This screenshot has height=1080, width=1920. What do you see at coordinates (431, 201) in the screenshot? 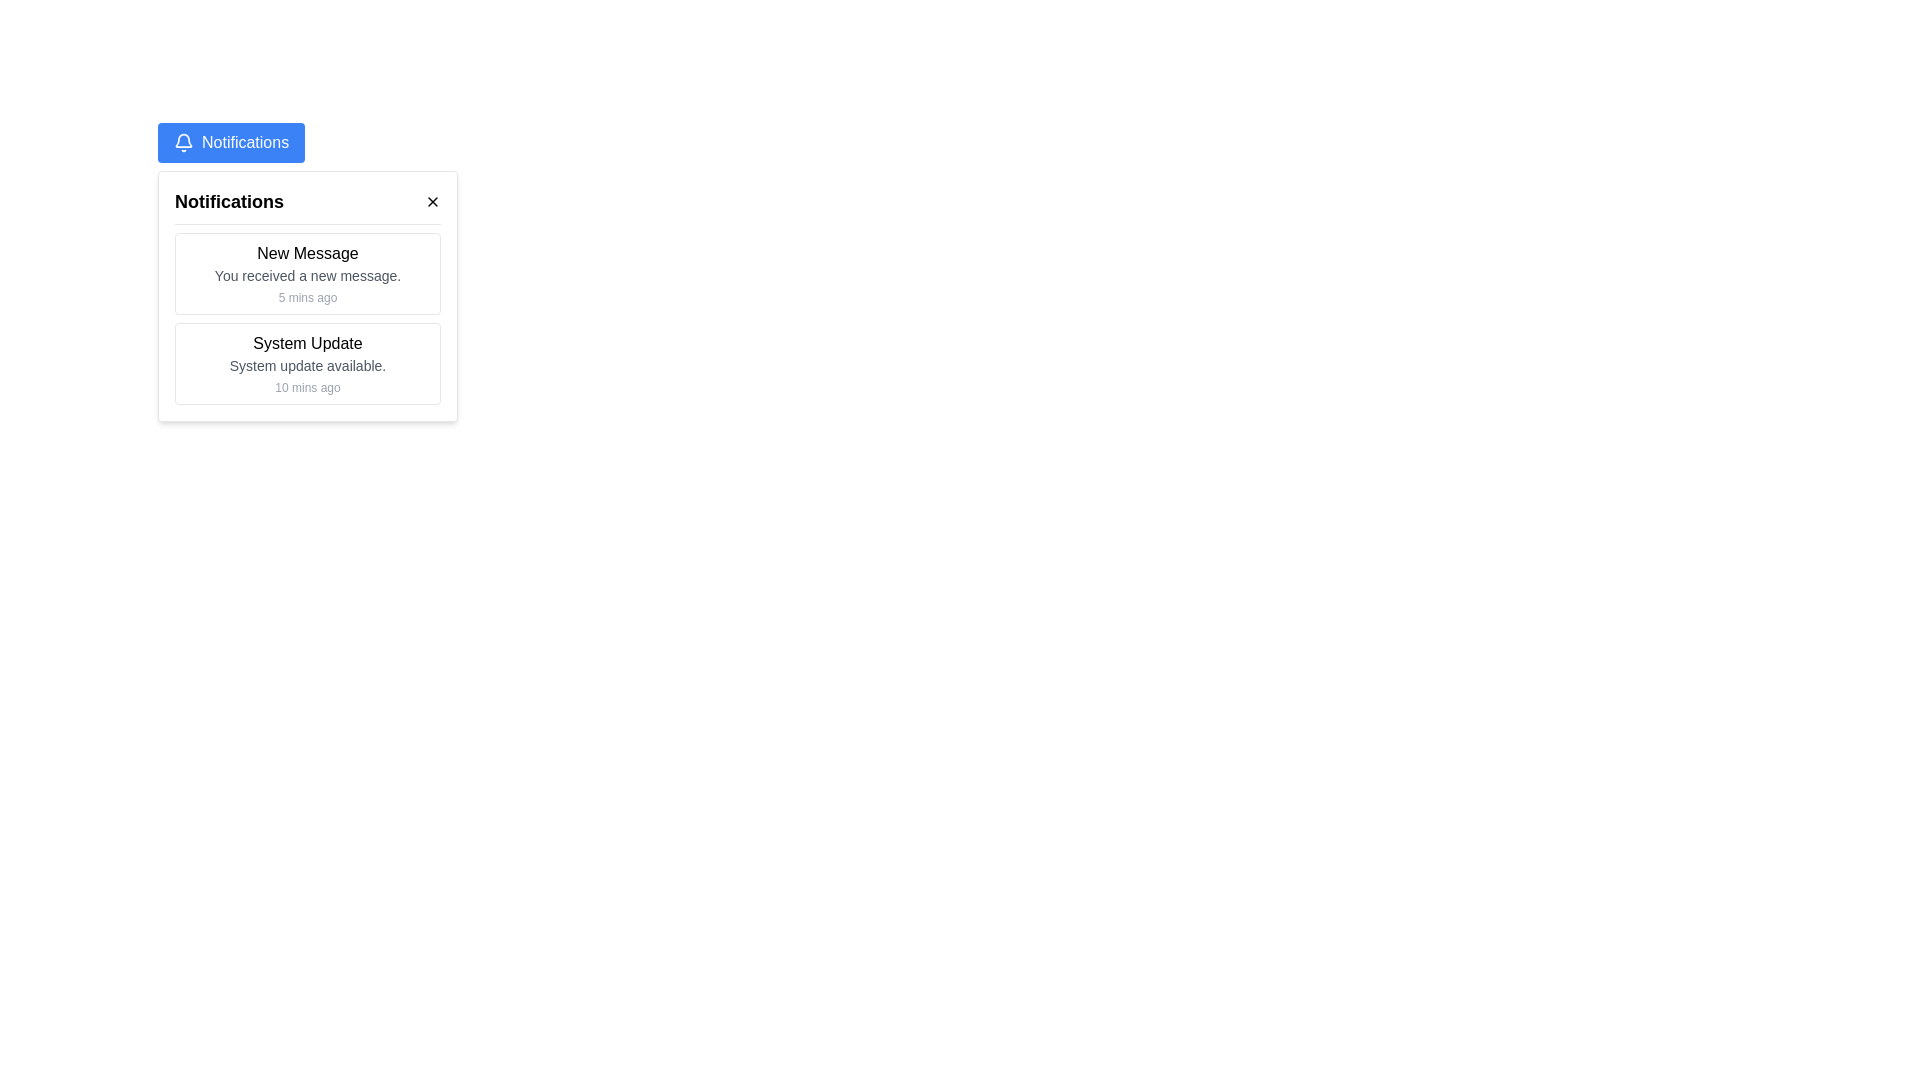
I see `the Close button located on the right side of the Notifications header section to potentially reveal a tooltip or visual highlight` at bounding box center [431, 201].